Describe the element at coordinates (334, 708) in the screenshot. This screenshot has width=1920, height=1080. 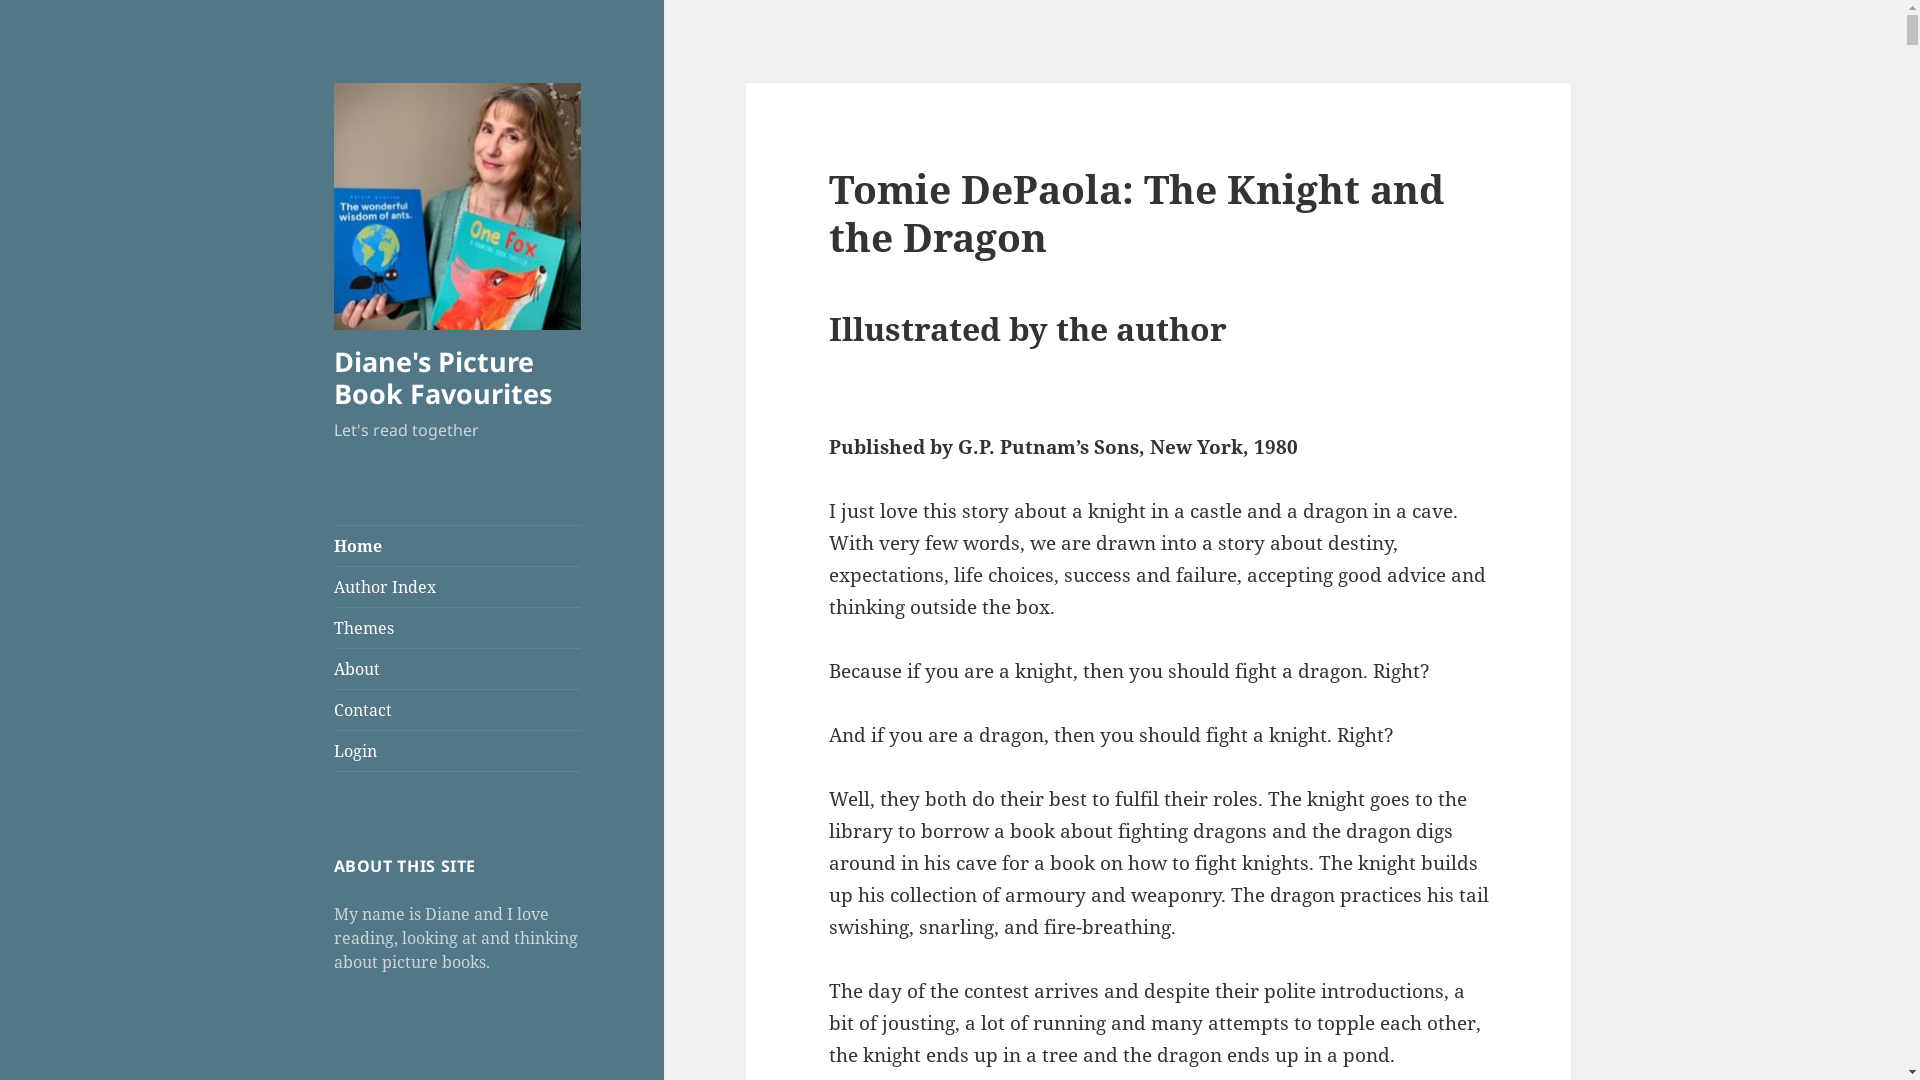
I see `'Contact'` at that location.